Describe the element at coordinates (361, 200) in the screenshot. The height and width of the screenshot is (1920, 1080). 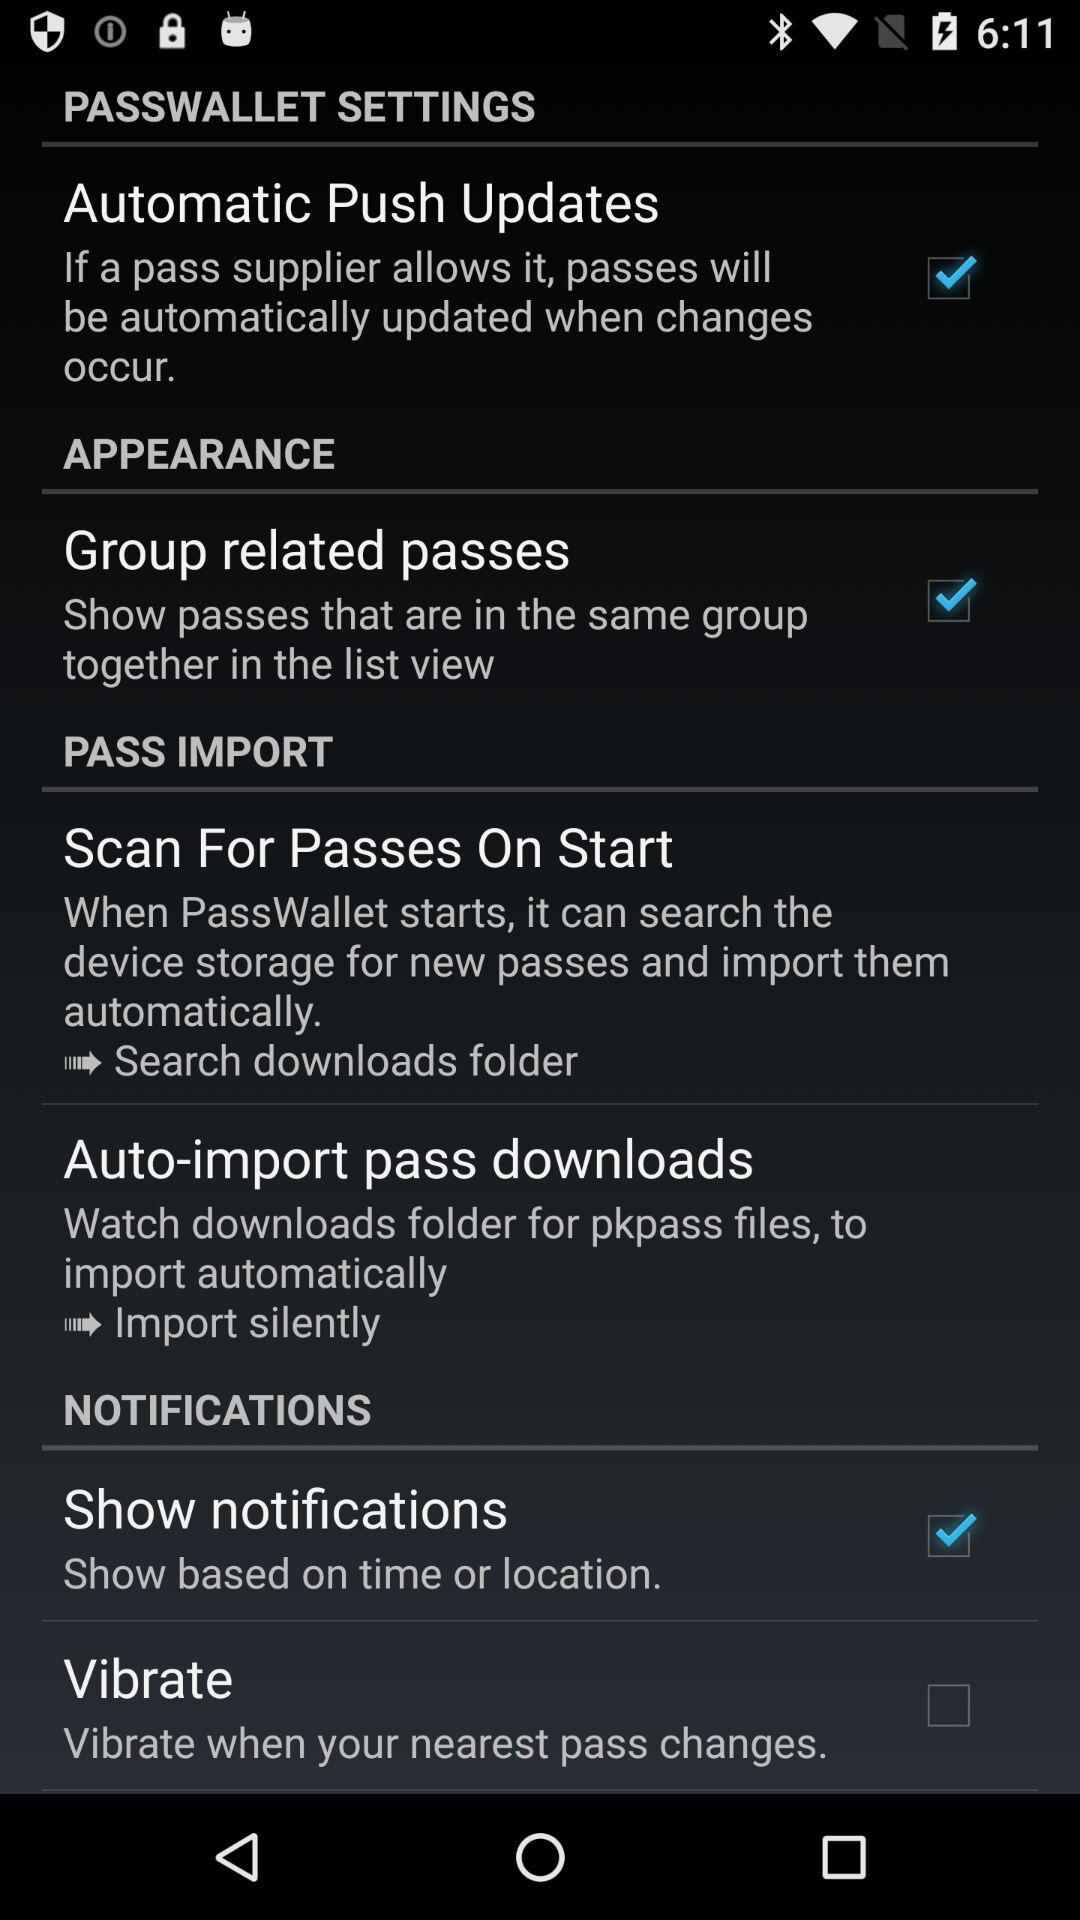
I see `automatic push updates` at that location.